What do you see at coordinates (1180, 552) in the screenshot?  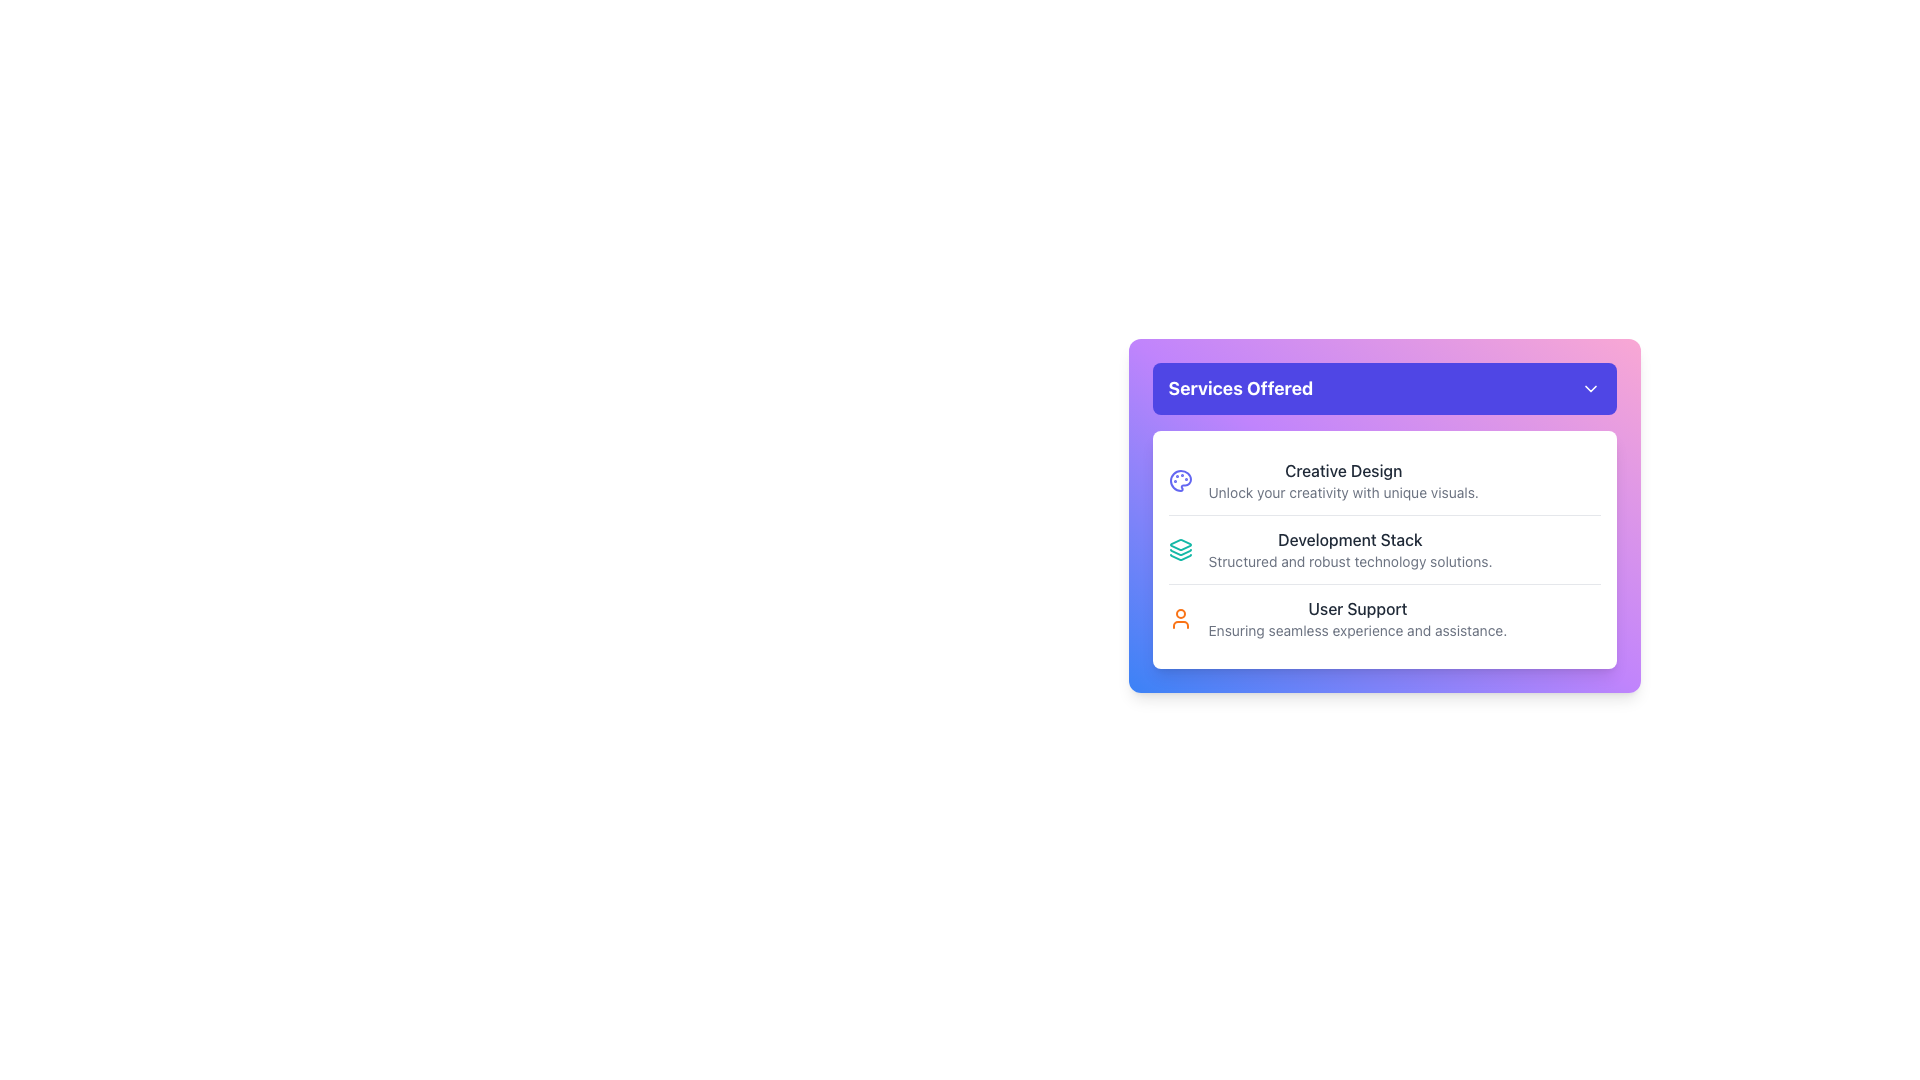 I see `the second graphical vector layer element, which features teal outlines and is part of a modern, minimalist icon set, located near the top of the 'Services Offered' panel` at bounding box center [1180, 552].